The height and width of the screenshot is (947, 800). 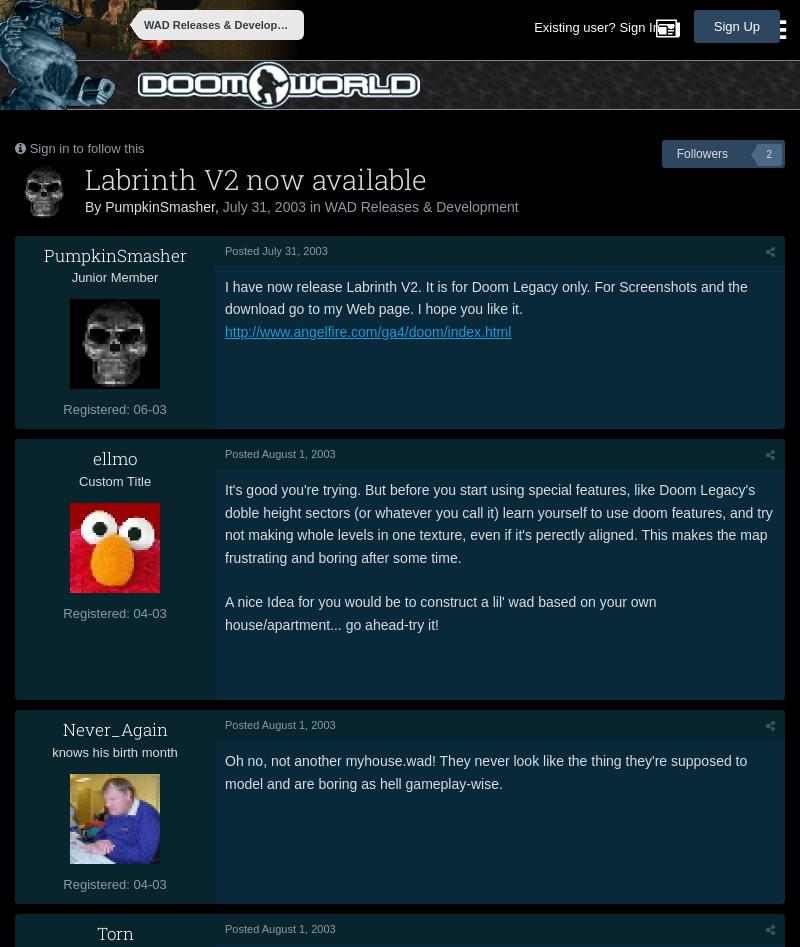 What do you see at coordinates (486, 771) in the screenshot?
I see `'Oh no, not another myhouse.wad! They never look like the thing they're supposed to model and are boring as hell gameplay-wise.'` at bounding box center [486, 771].